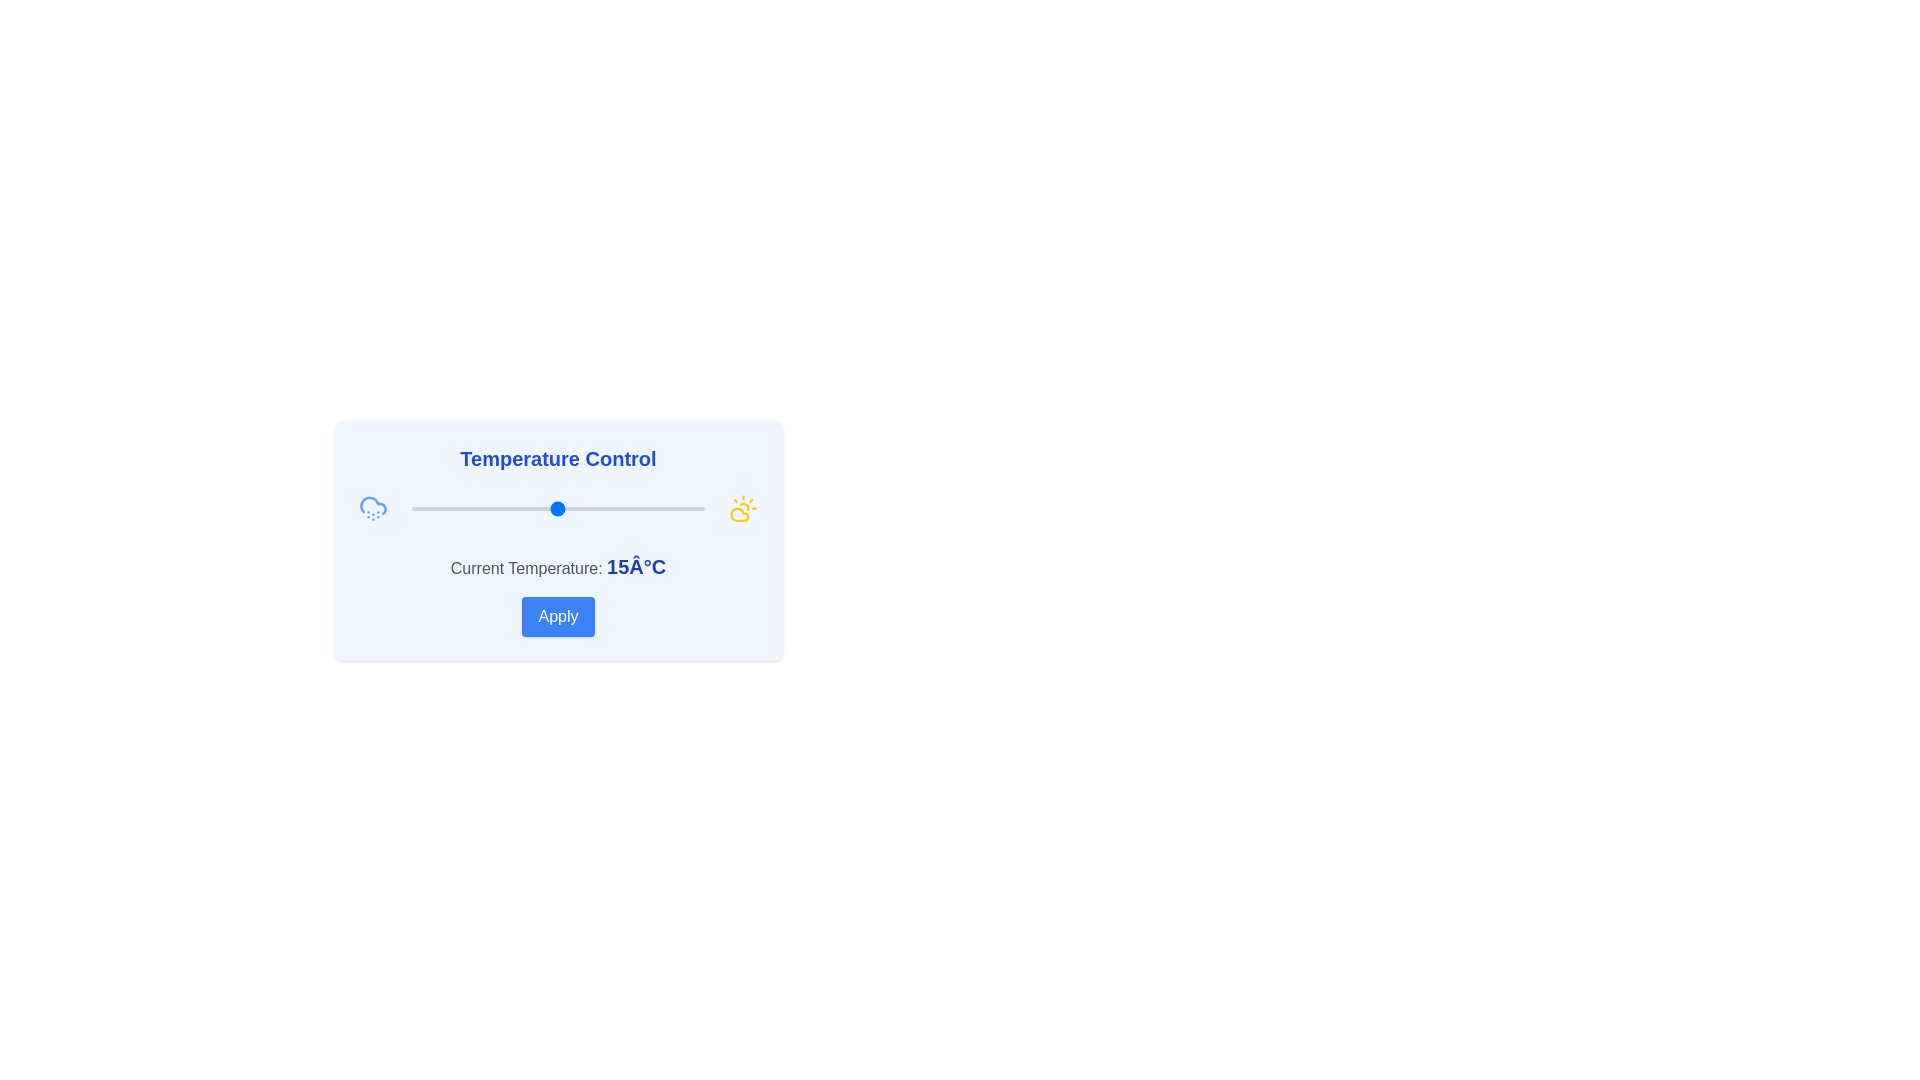 The image size is (1920, 1080). What do you see at coordinates (469, 508) in the screenshot?
I see `the temperature to 0°C using the slider` at bounding box center [469, 508].